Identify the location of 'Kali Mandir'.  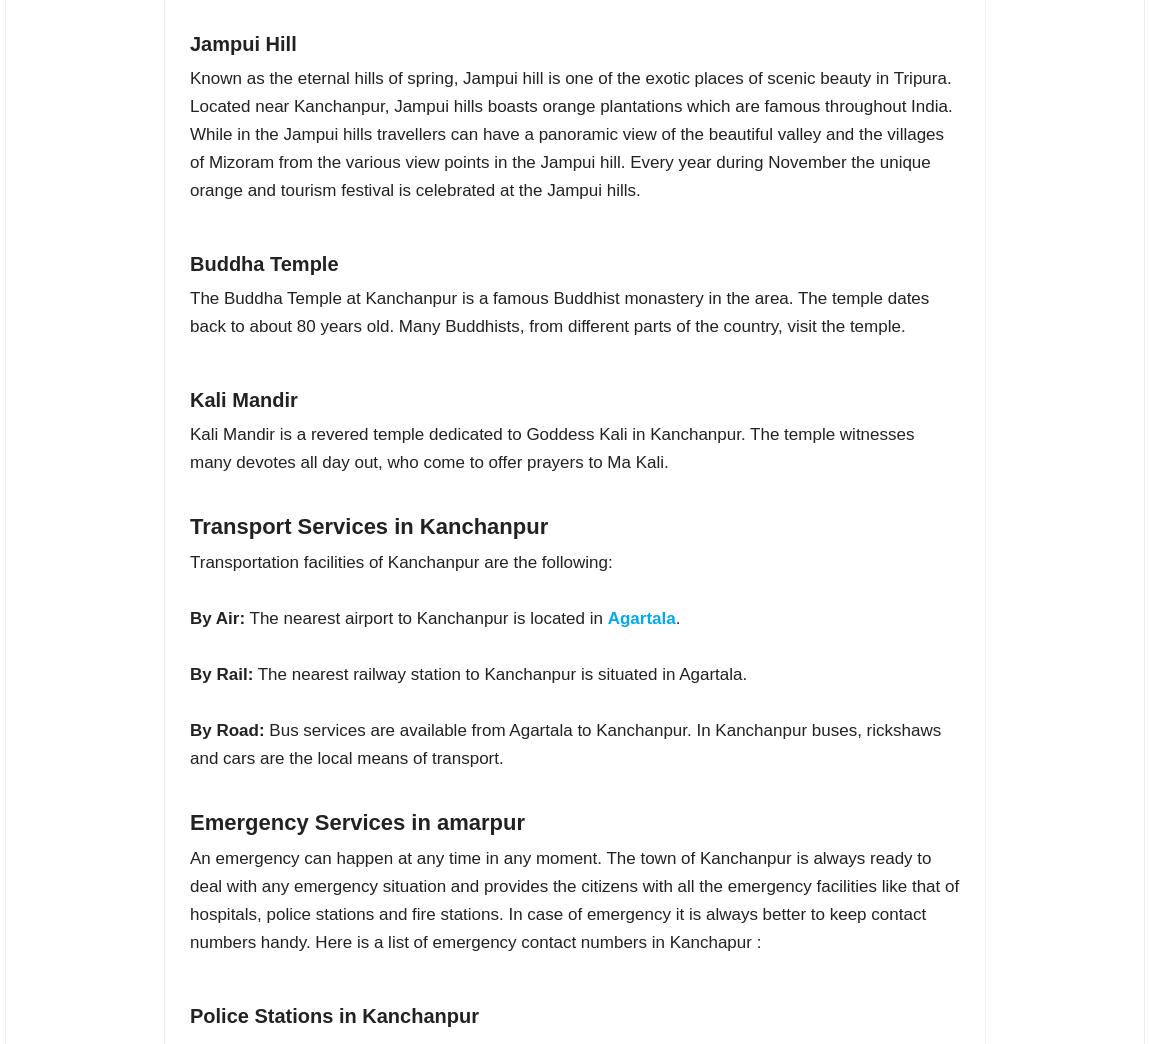
(242, 398).